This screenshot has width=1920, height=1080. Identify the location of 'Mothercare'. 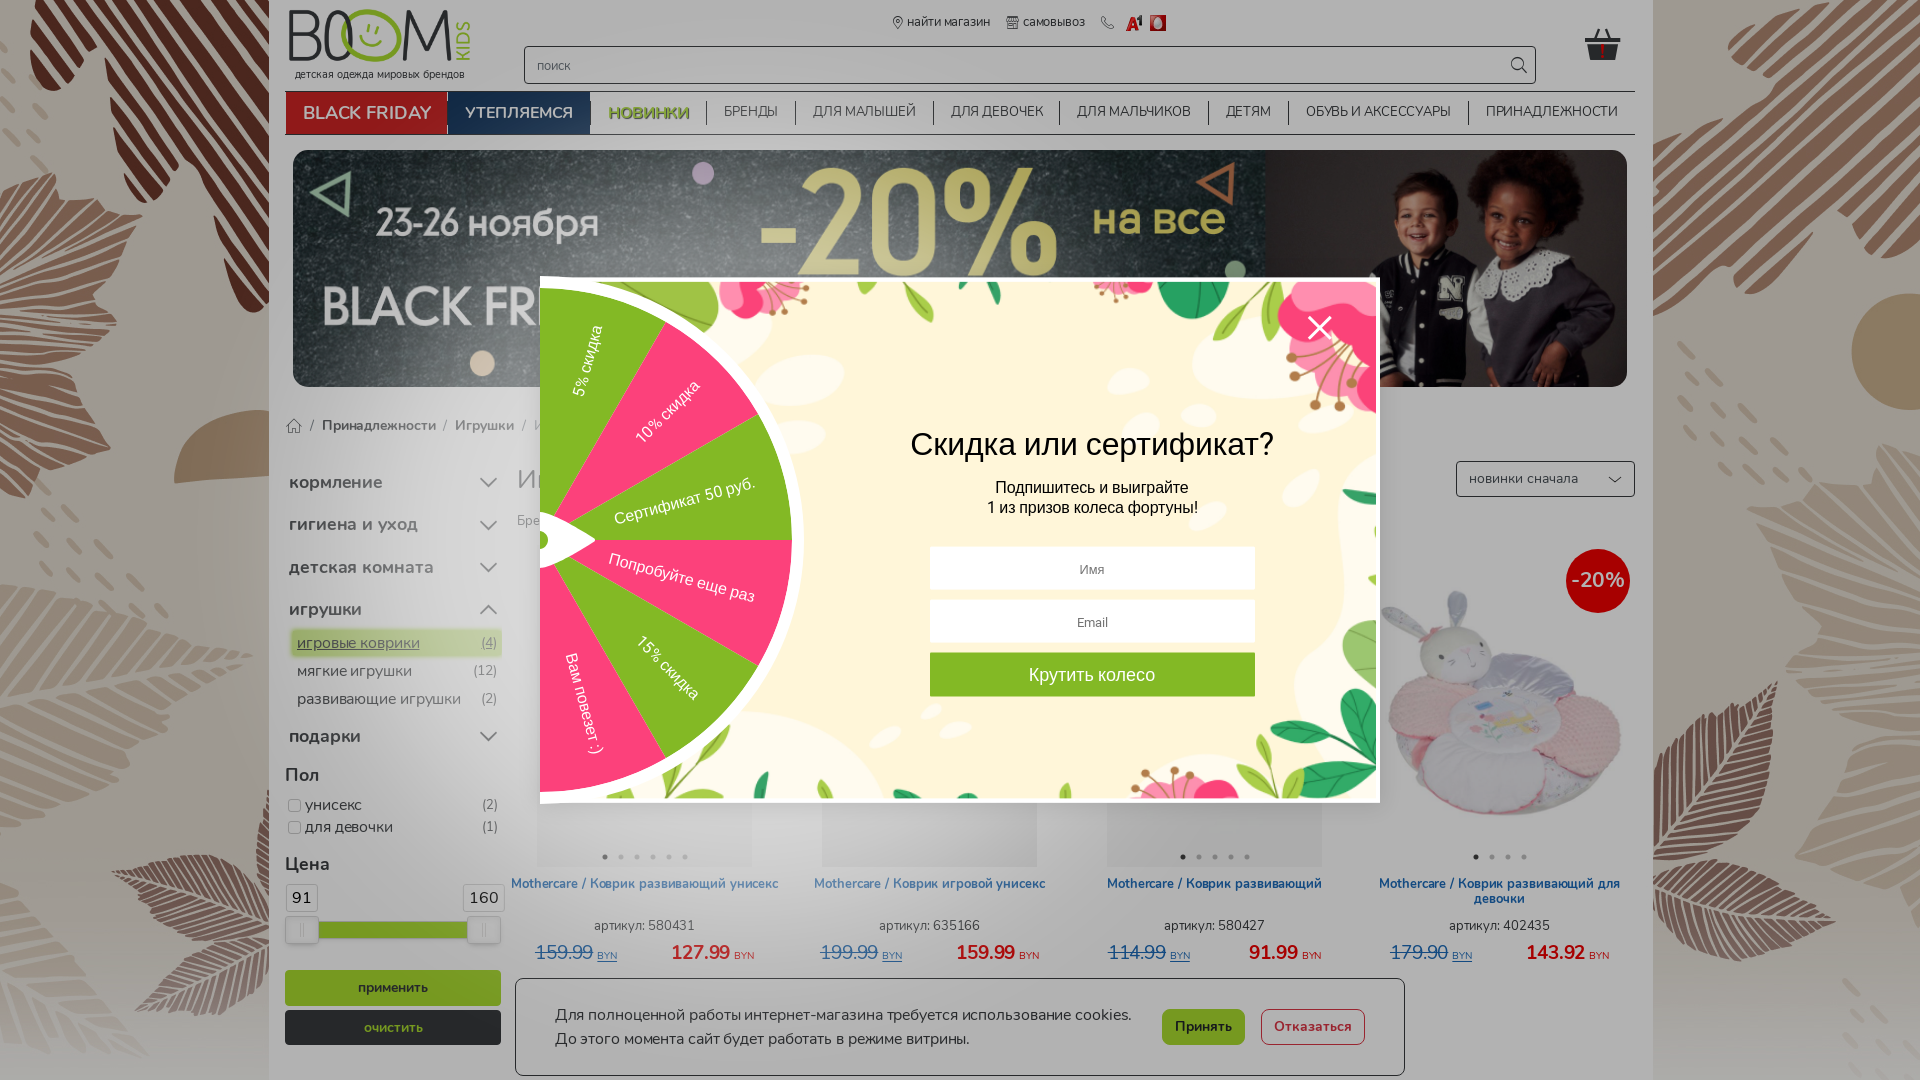
(603, 519).